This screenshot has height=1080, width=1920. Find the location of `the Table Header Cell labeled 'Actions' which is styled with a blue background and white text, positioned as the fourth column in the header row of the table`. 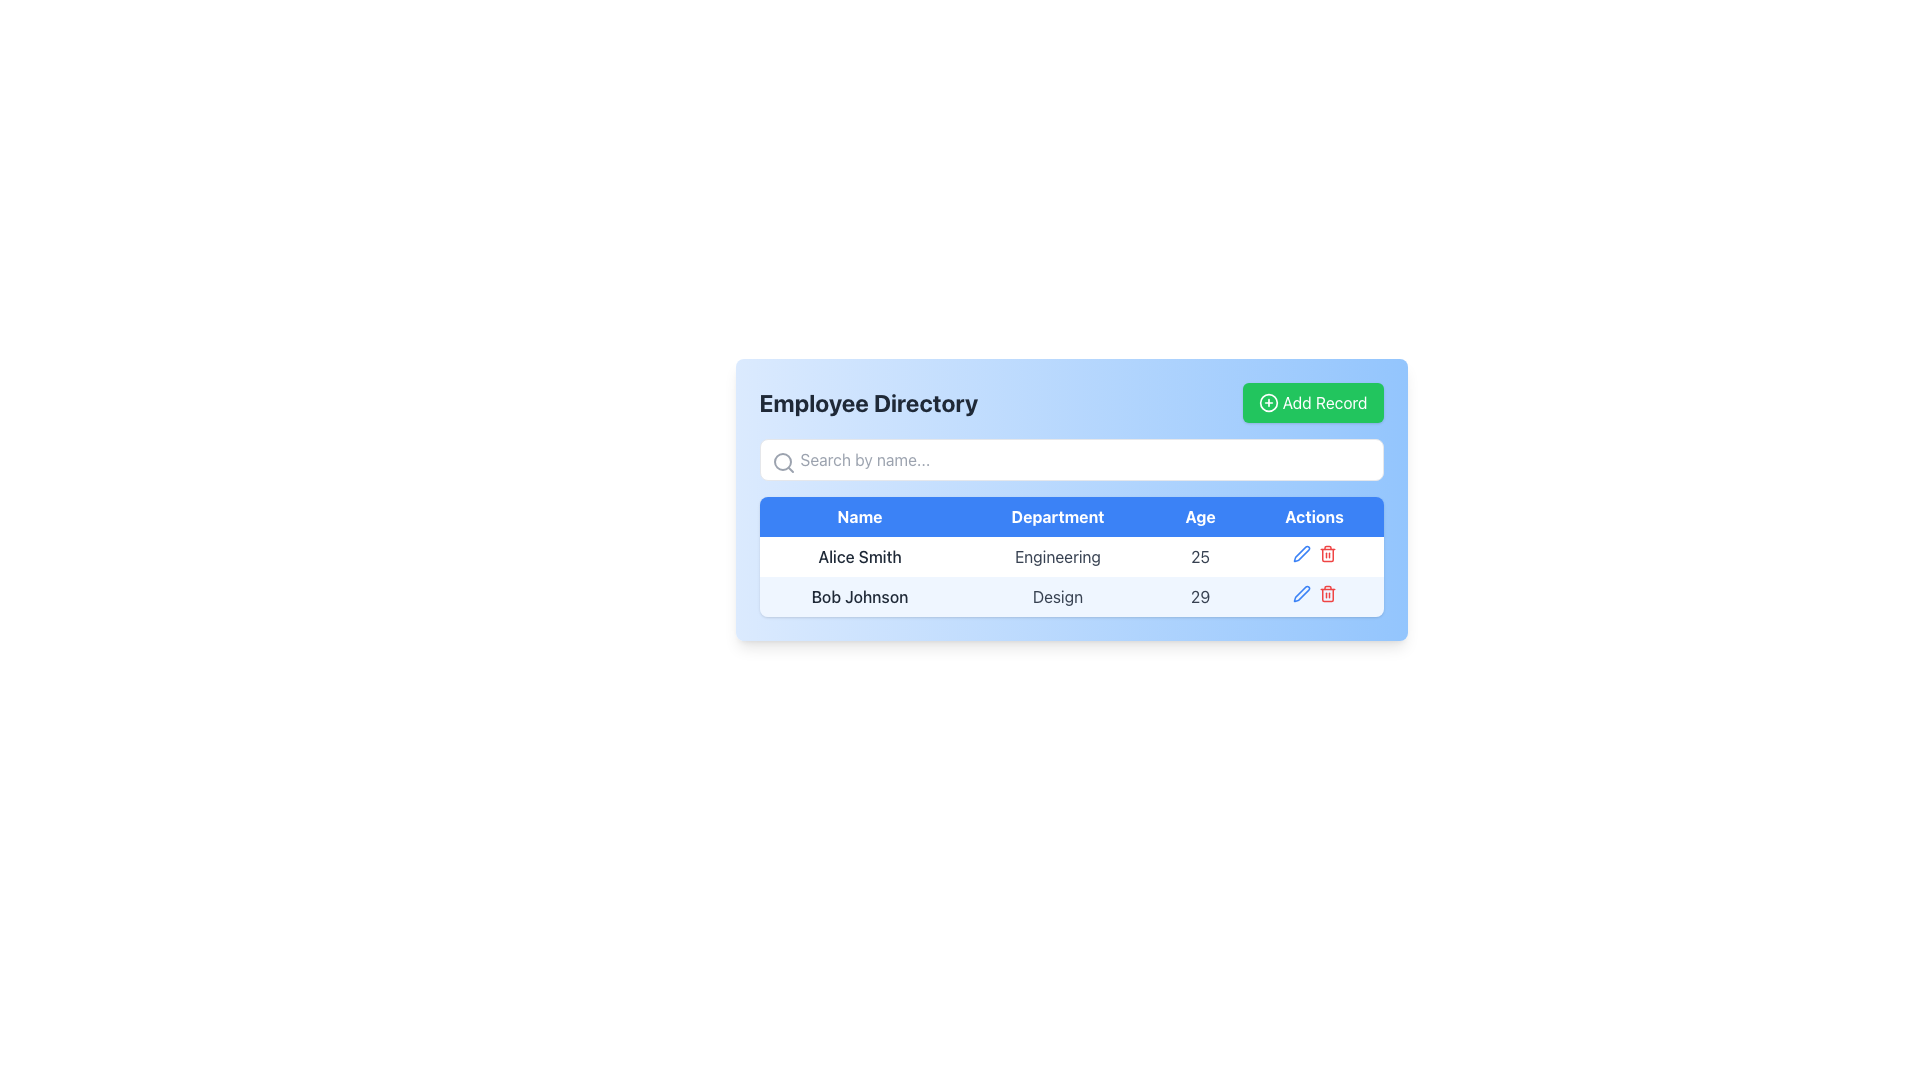

the Table Header Cell labeled 'Actions' which is styled with a blue background and white text, positioned as the fourth column in the header row of the table is located at coordinates (1314, 515).